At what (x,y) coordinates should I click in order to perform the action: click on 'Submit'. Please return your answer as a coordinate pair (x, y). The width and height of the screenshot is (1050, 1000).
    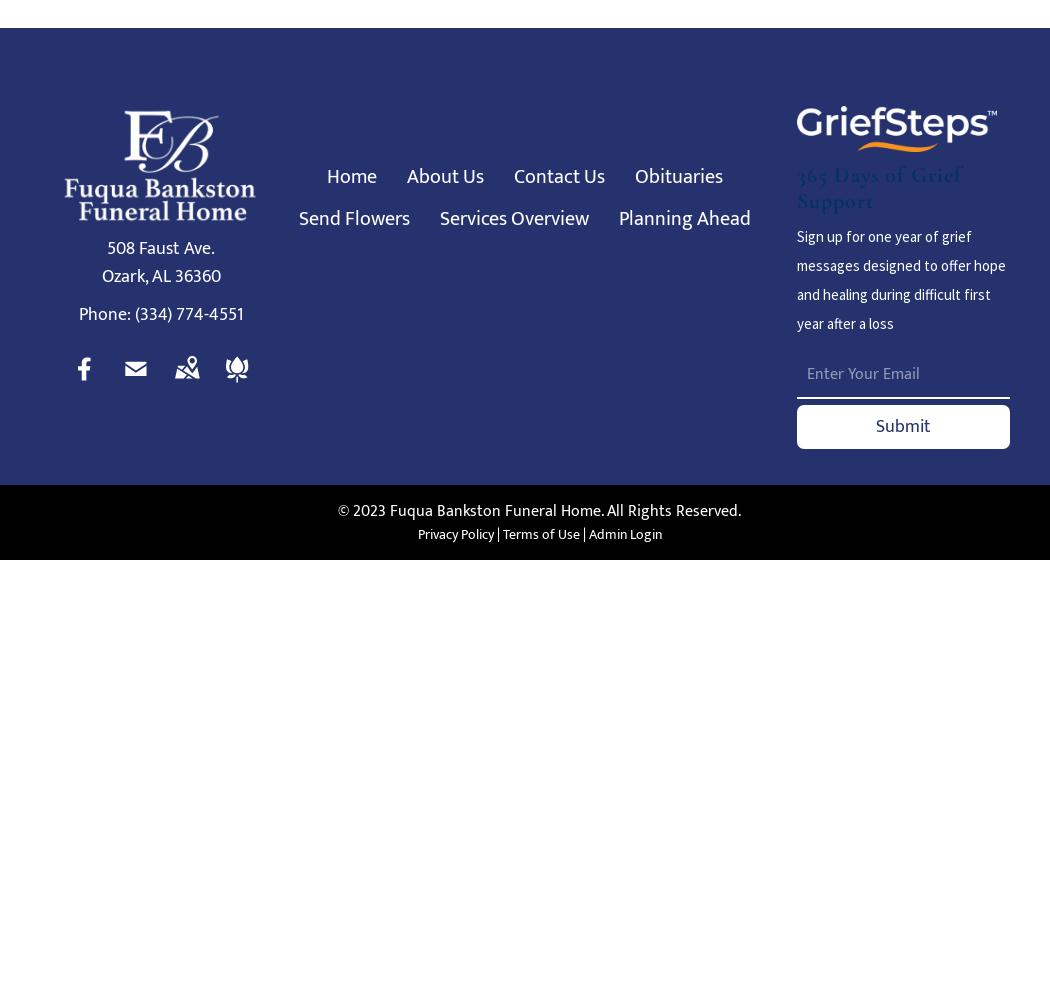
    Looking at the image, I should click on (903, 427).